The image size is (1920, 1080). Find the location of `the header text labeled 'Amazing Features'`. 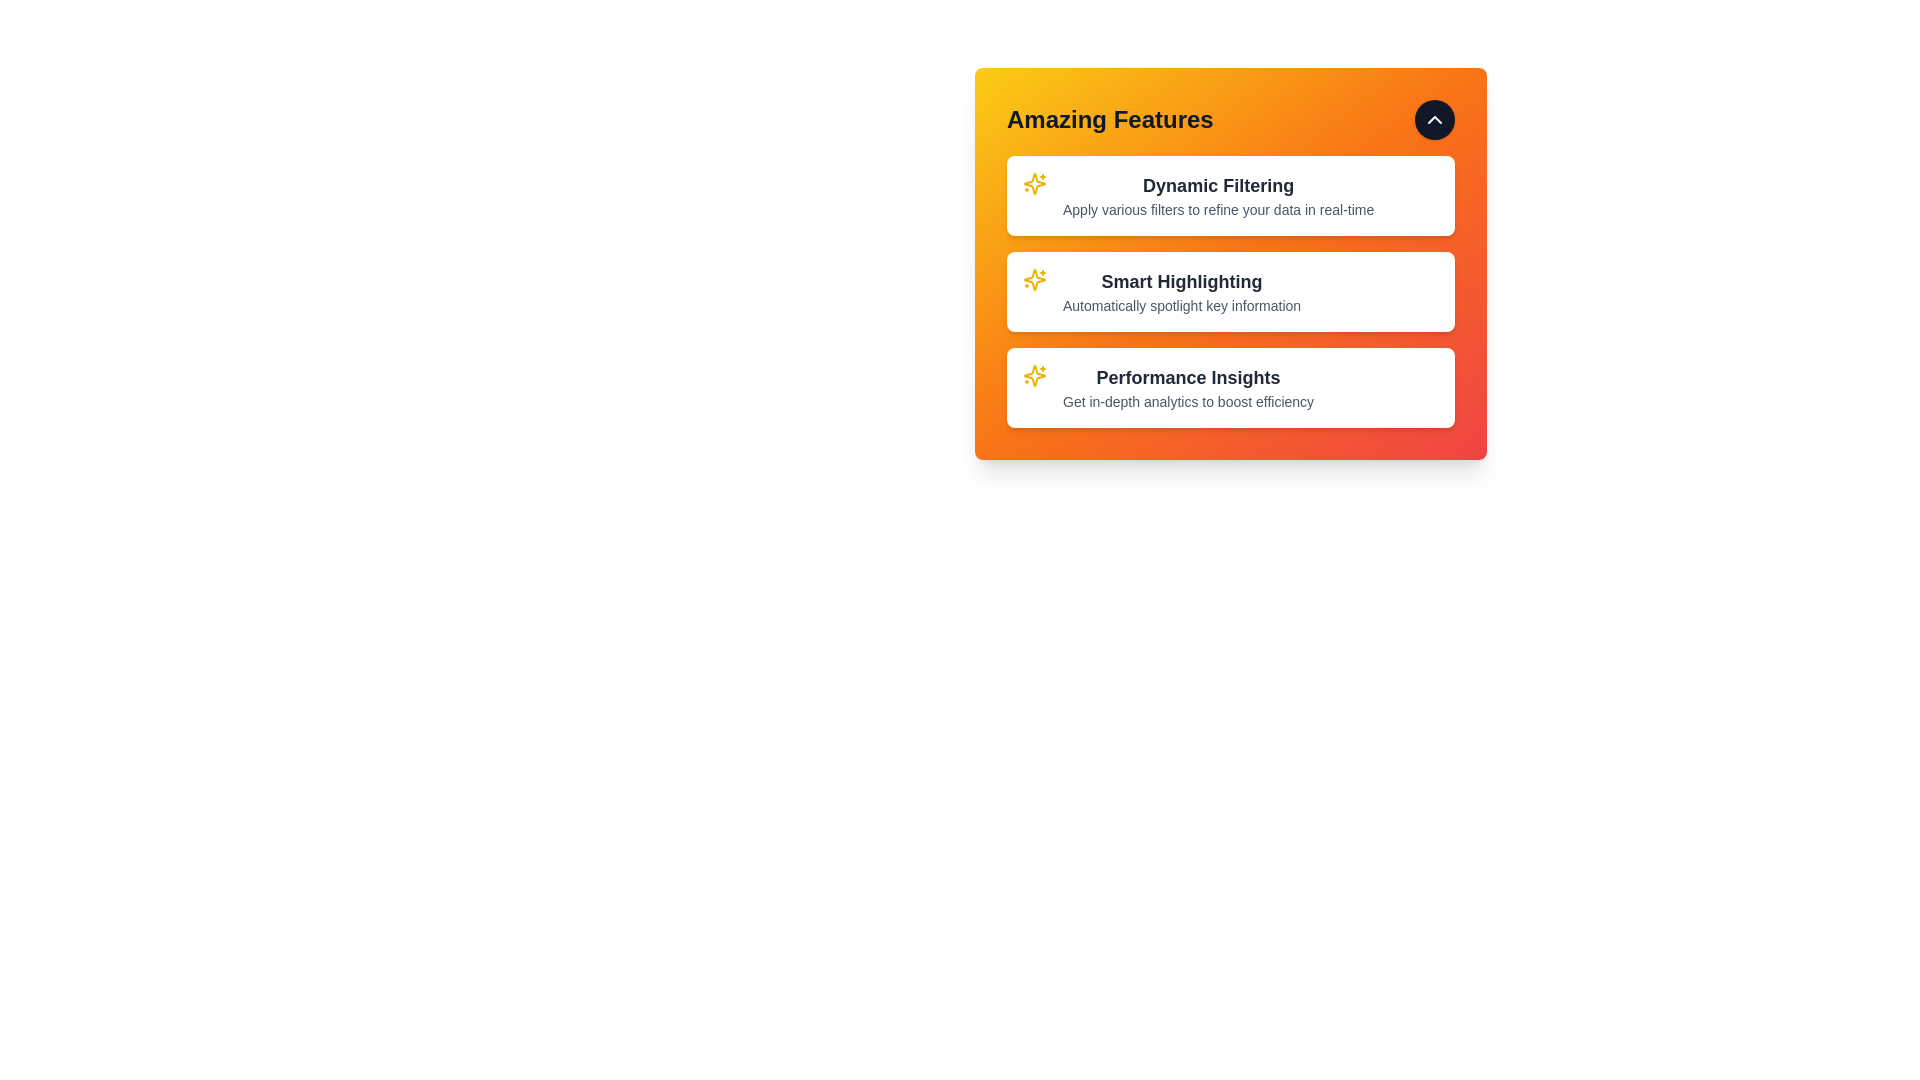

the header text labeled 'Amazing Features' is located at coordinates (1229, 119).